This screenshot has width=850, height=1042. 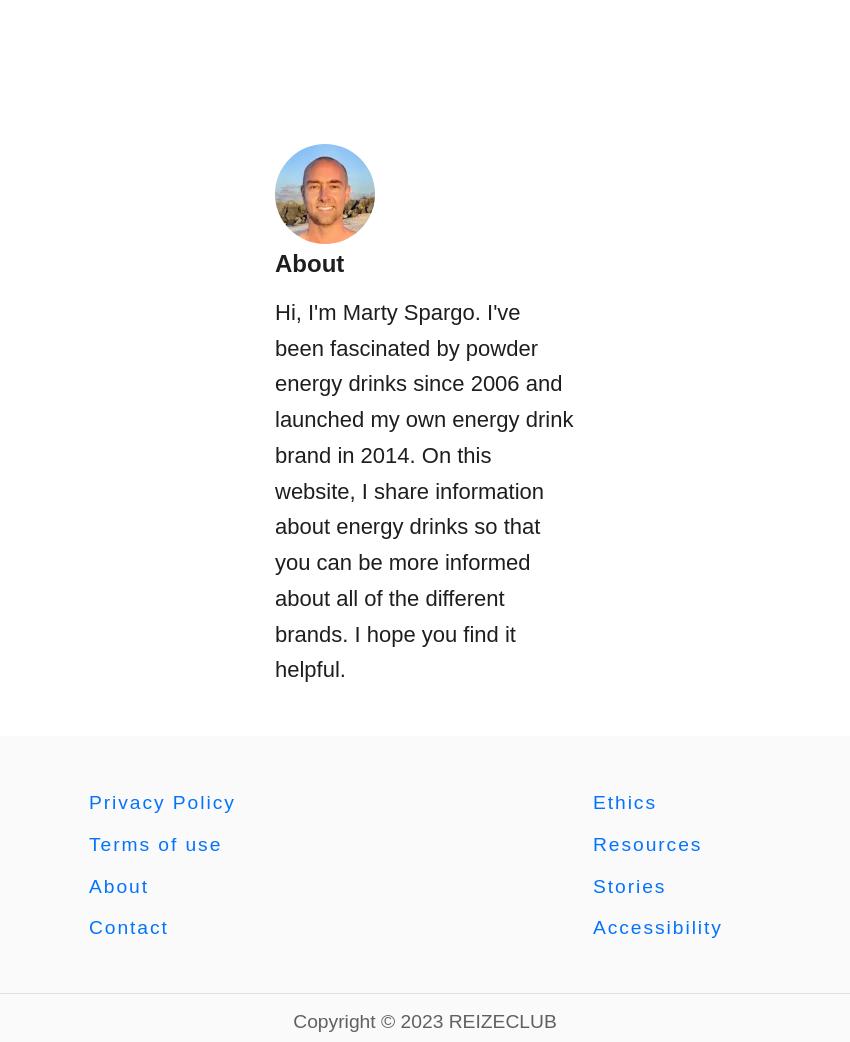 I want to click on 'Privacy Policy', so click(x=162, y=802).